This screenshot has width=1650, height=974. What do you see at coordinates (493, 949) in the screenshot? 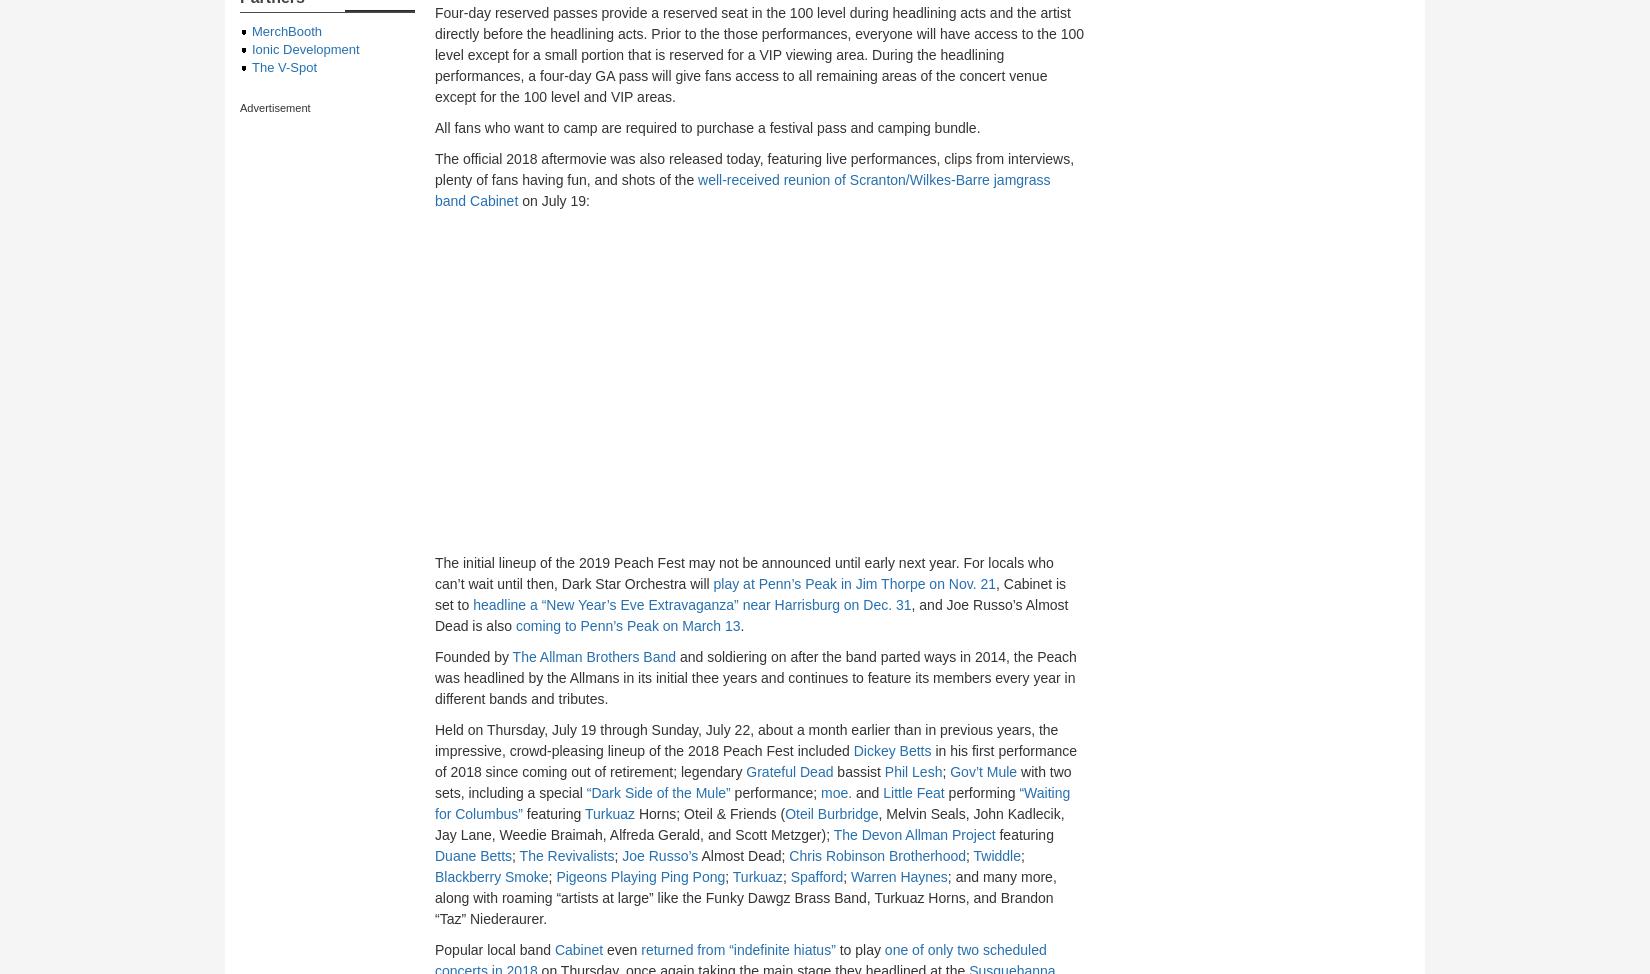
I see `'Popular local band'` at bounding box center [493, 949].